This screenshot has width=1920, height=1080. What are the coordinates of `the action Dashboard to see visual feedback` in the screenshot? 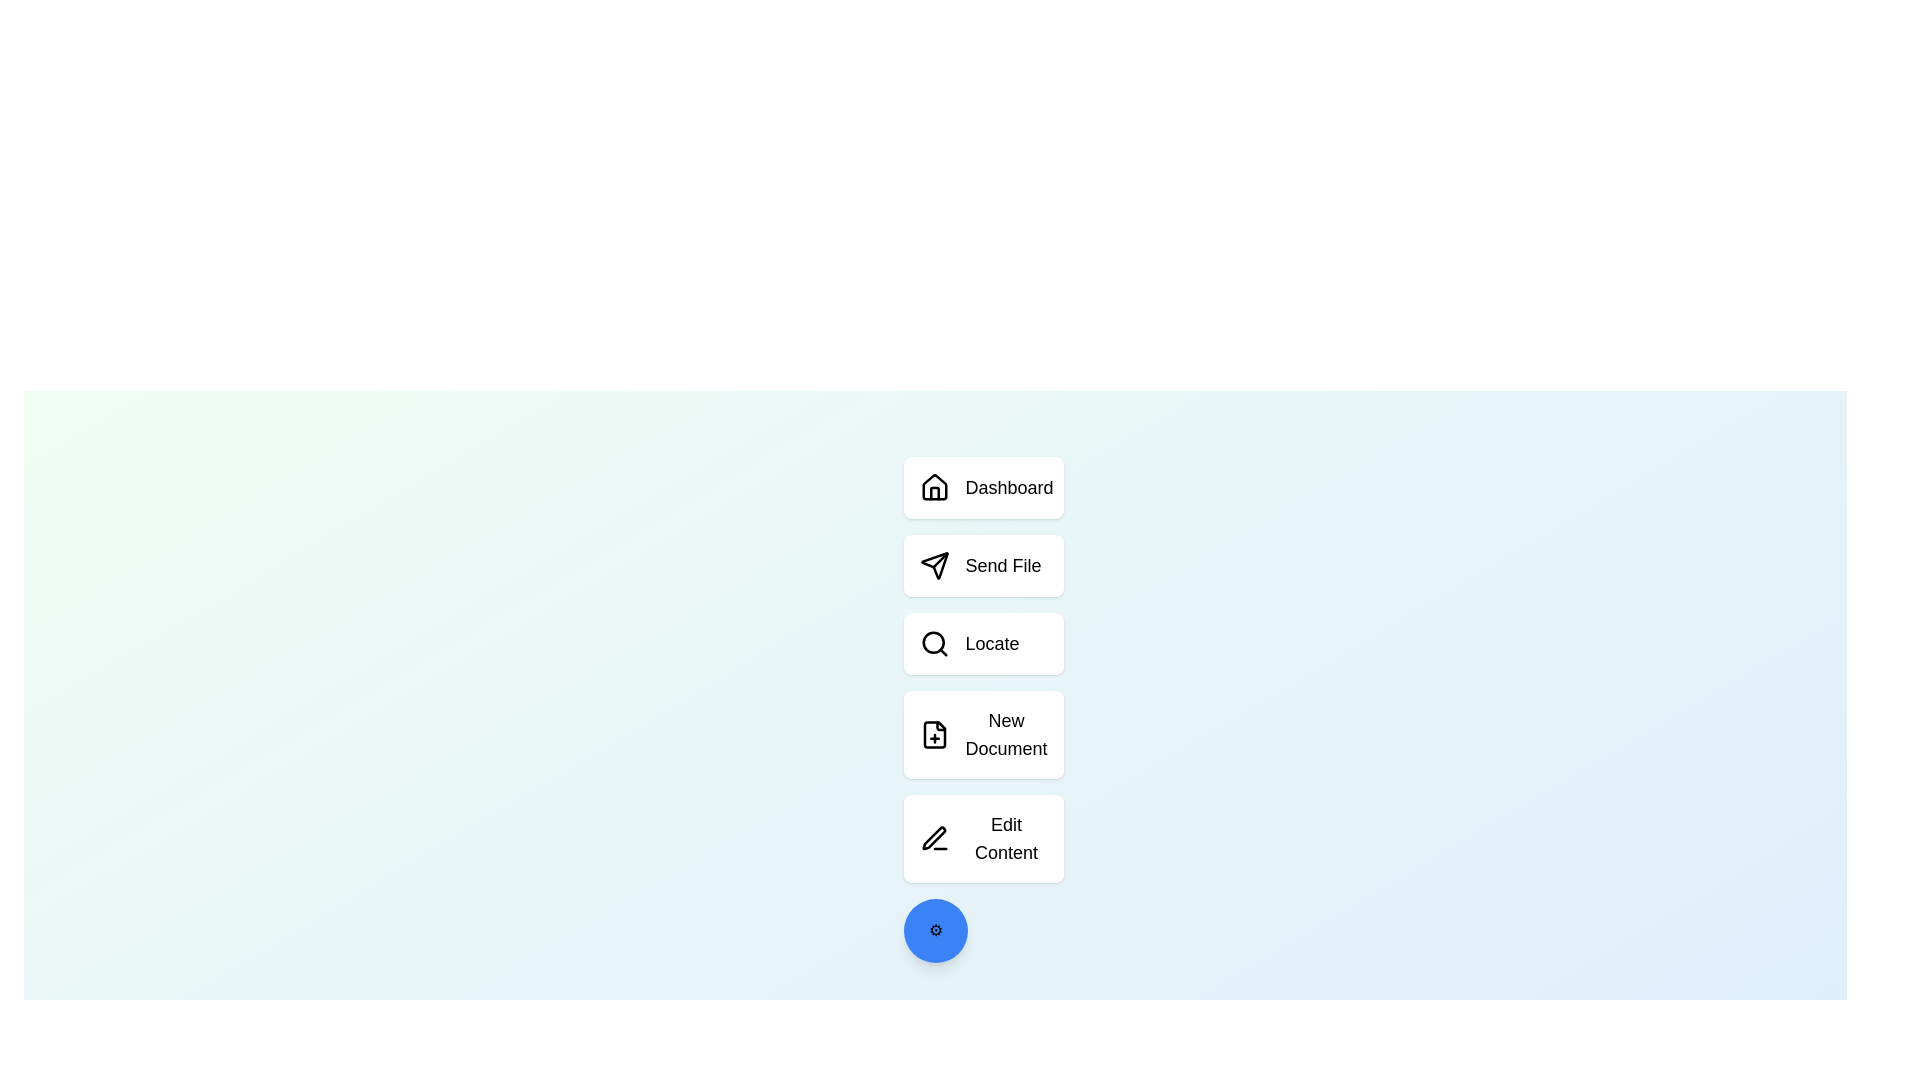 It's located at (983, 488).